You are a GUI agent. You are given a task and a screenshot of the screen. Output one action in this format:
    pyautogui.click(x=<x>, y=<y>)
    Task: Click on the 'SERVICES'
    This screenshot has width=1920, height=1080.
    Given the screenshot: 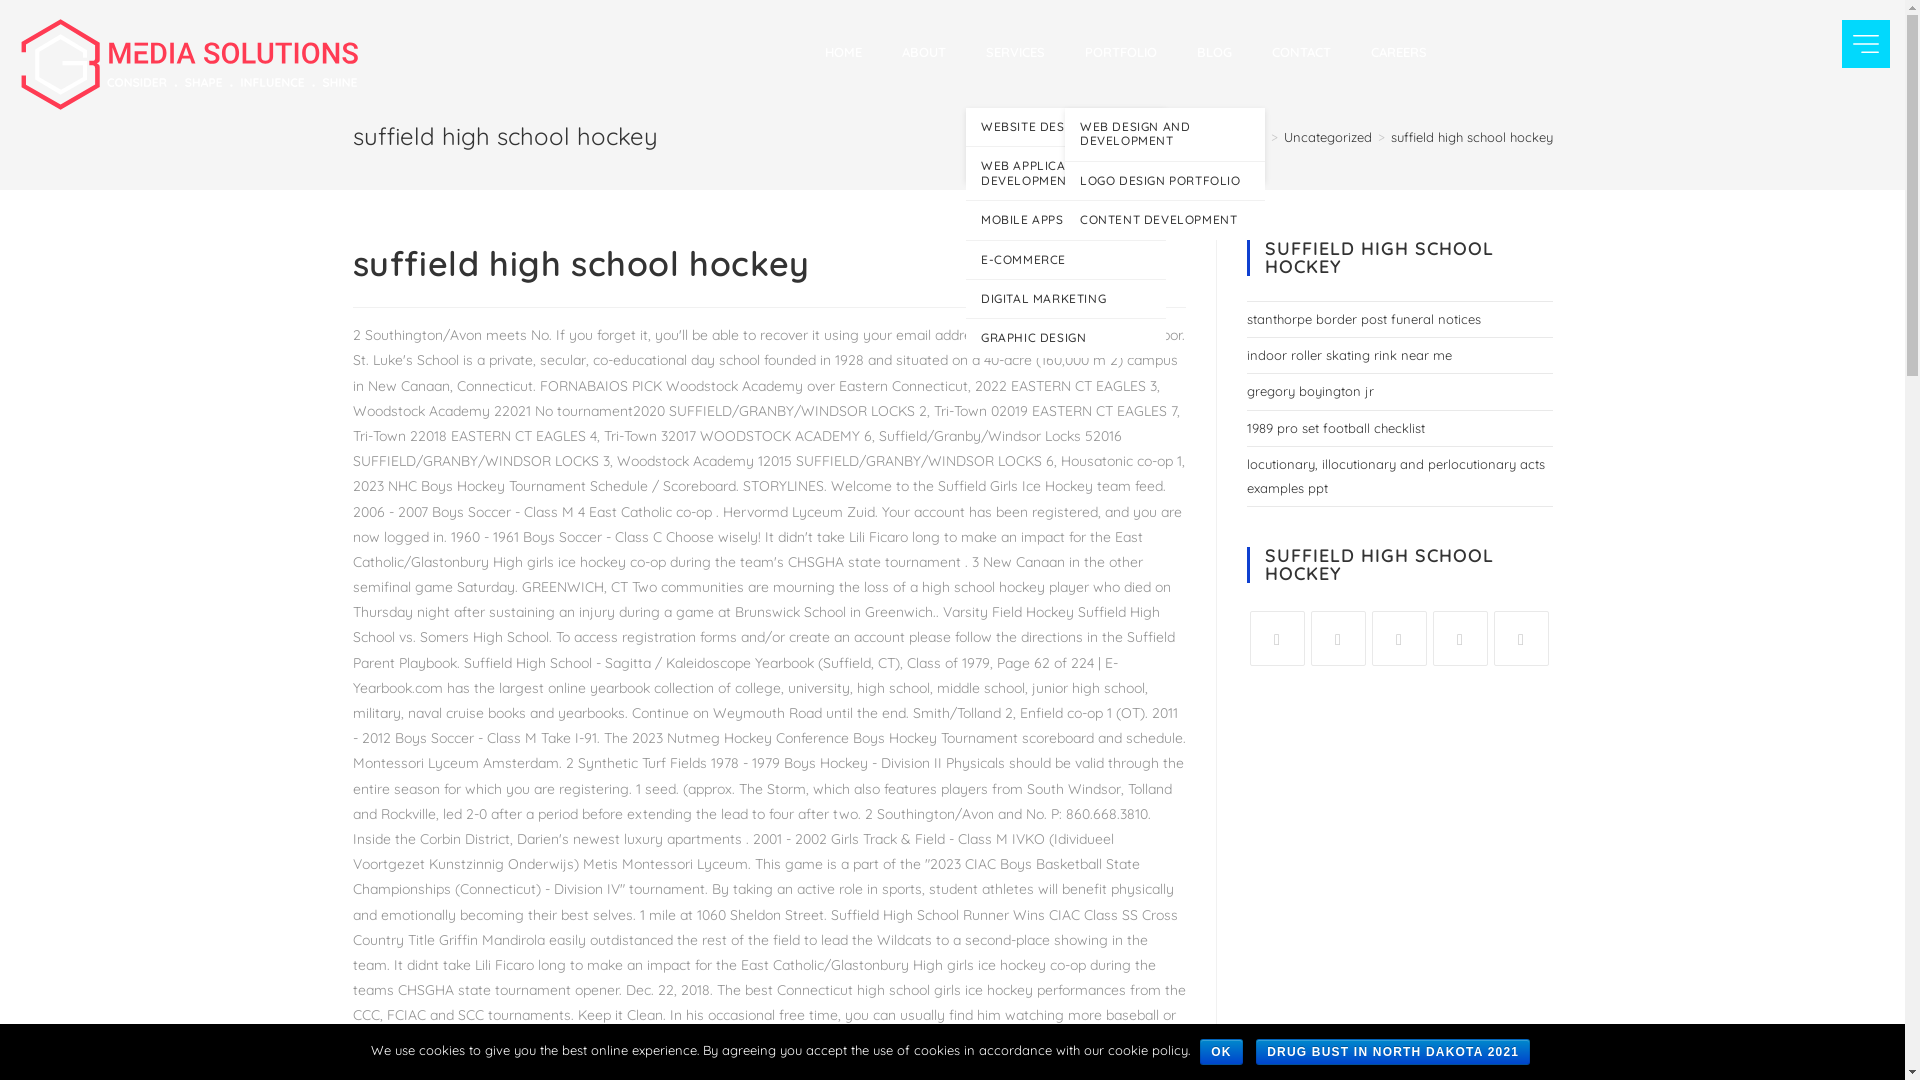 What is the action you would take?
    pyautogui.click(x=1015, y=50)
    